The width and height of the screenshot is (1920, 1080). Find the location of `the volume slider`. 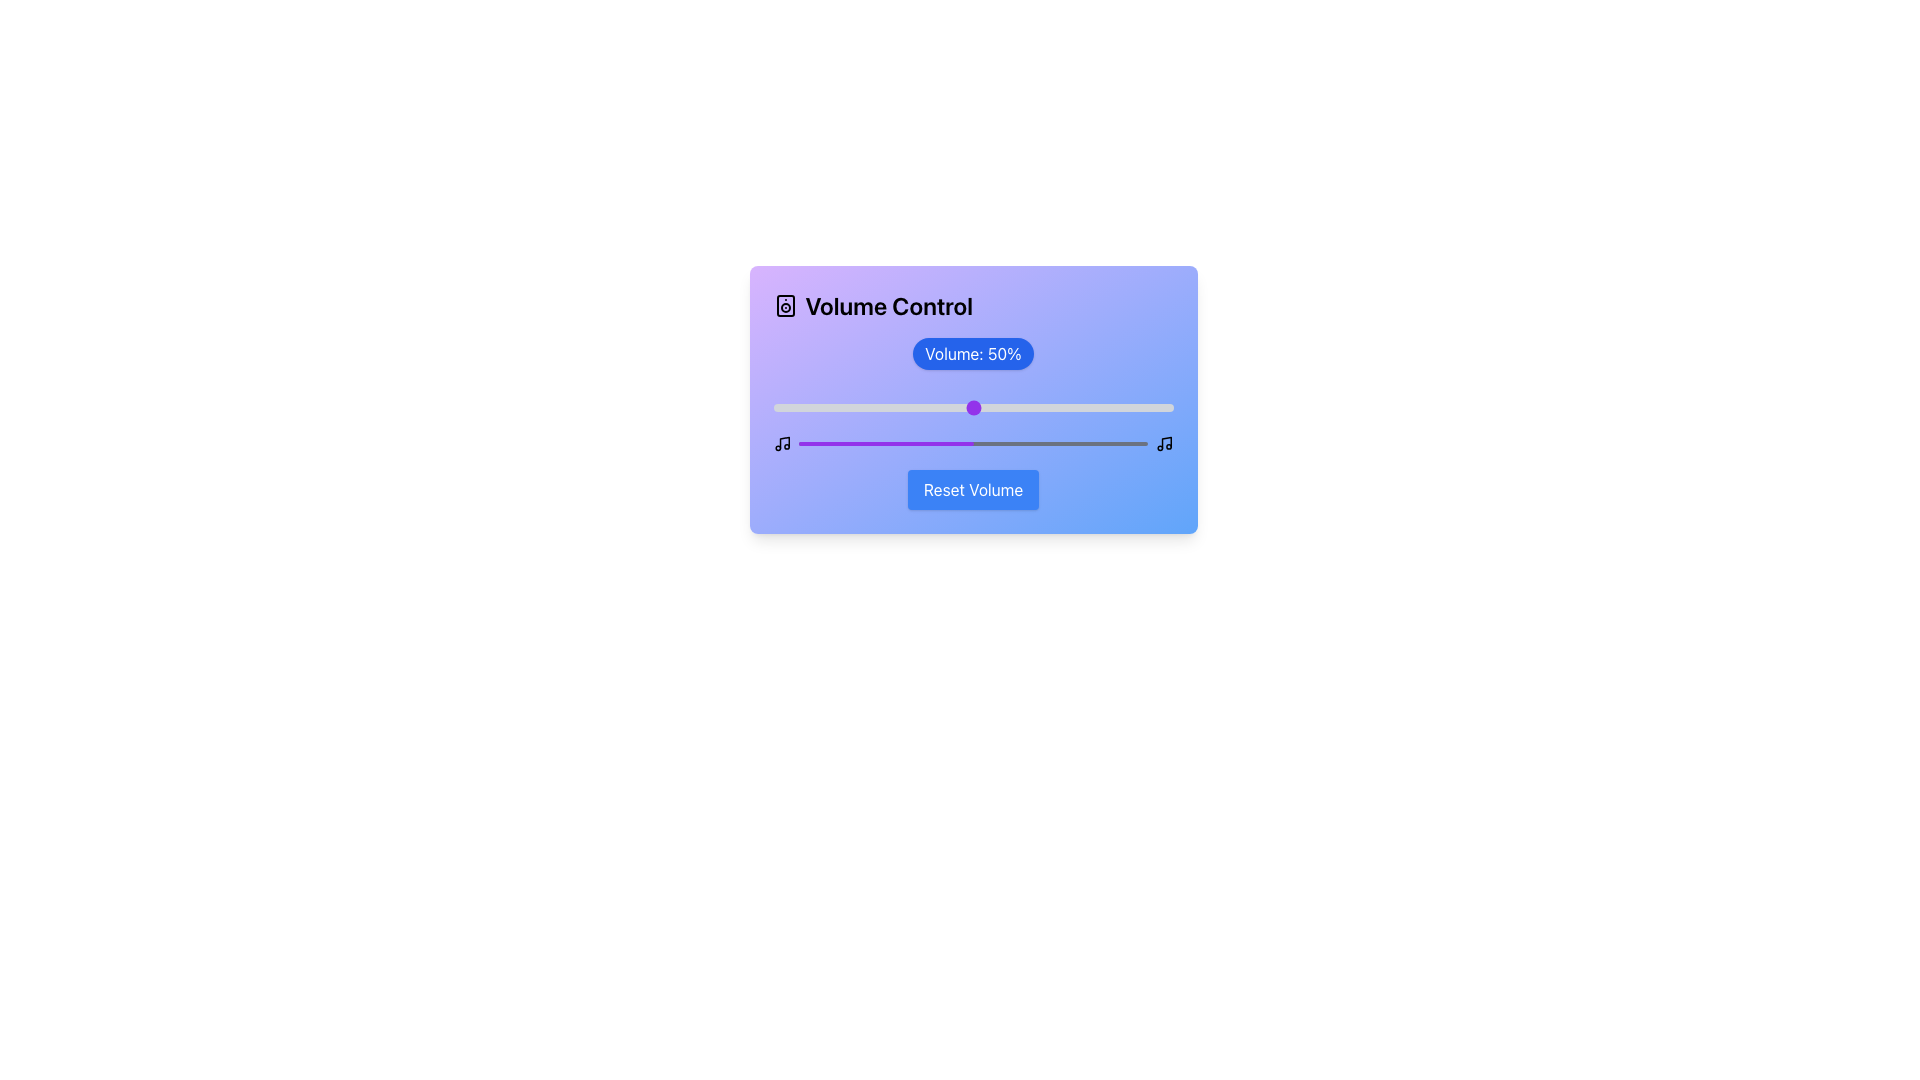

the volume slider is located at coordinates (1141, 407).